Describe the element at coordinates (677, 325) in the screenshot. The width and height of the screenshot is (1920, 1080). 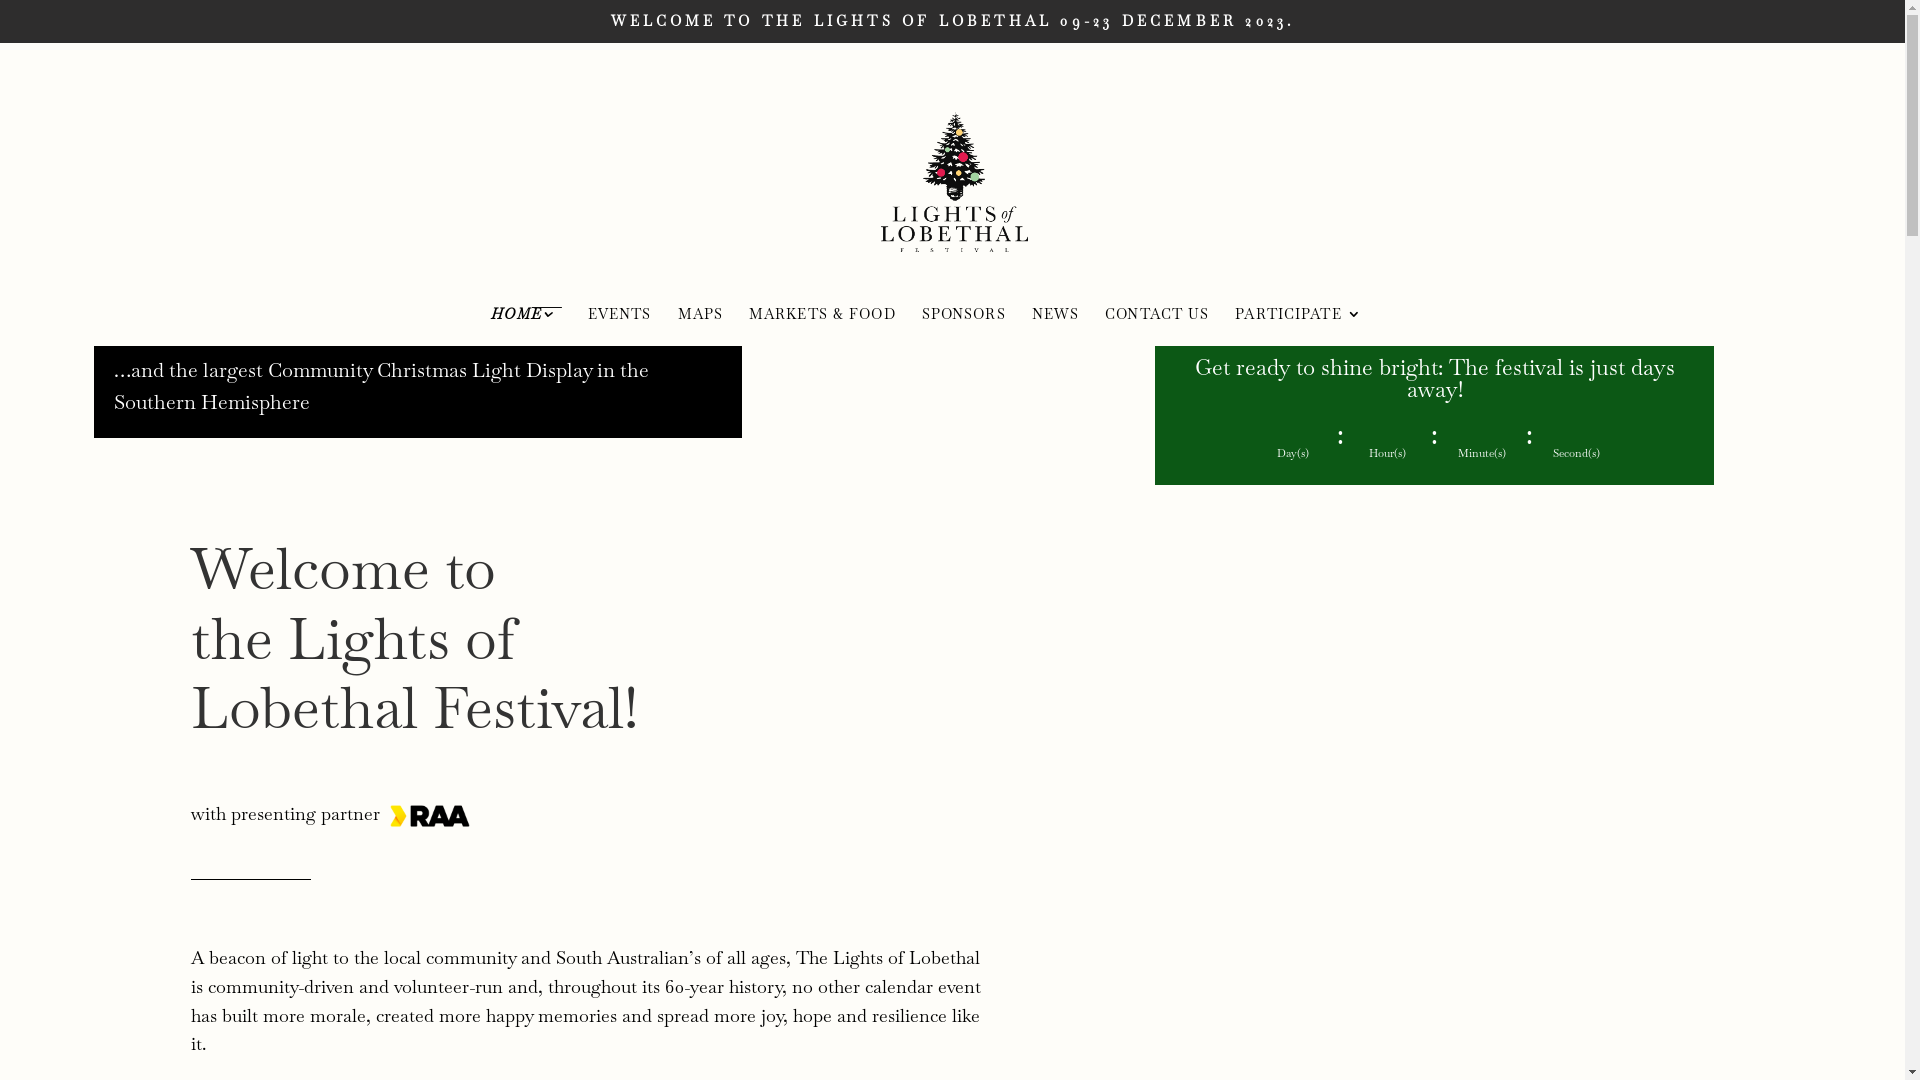
I see `'MAPS'` at that location.